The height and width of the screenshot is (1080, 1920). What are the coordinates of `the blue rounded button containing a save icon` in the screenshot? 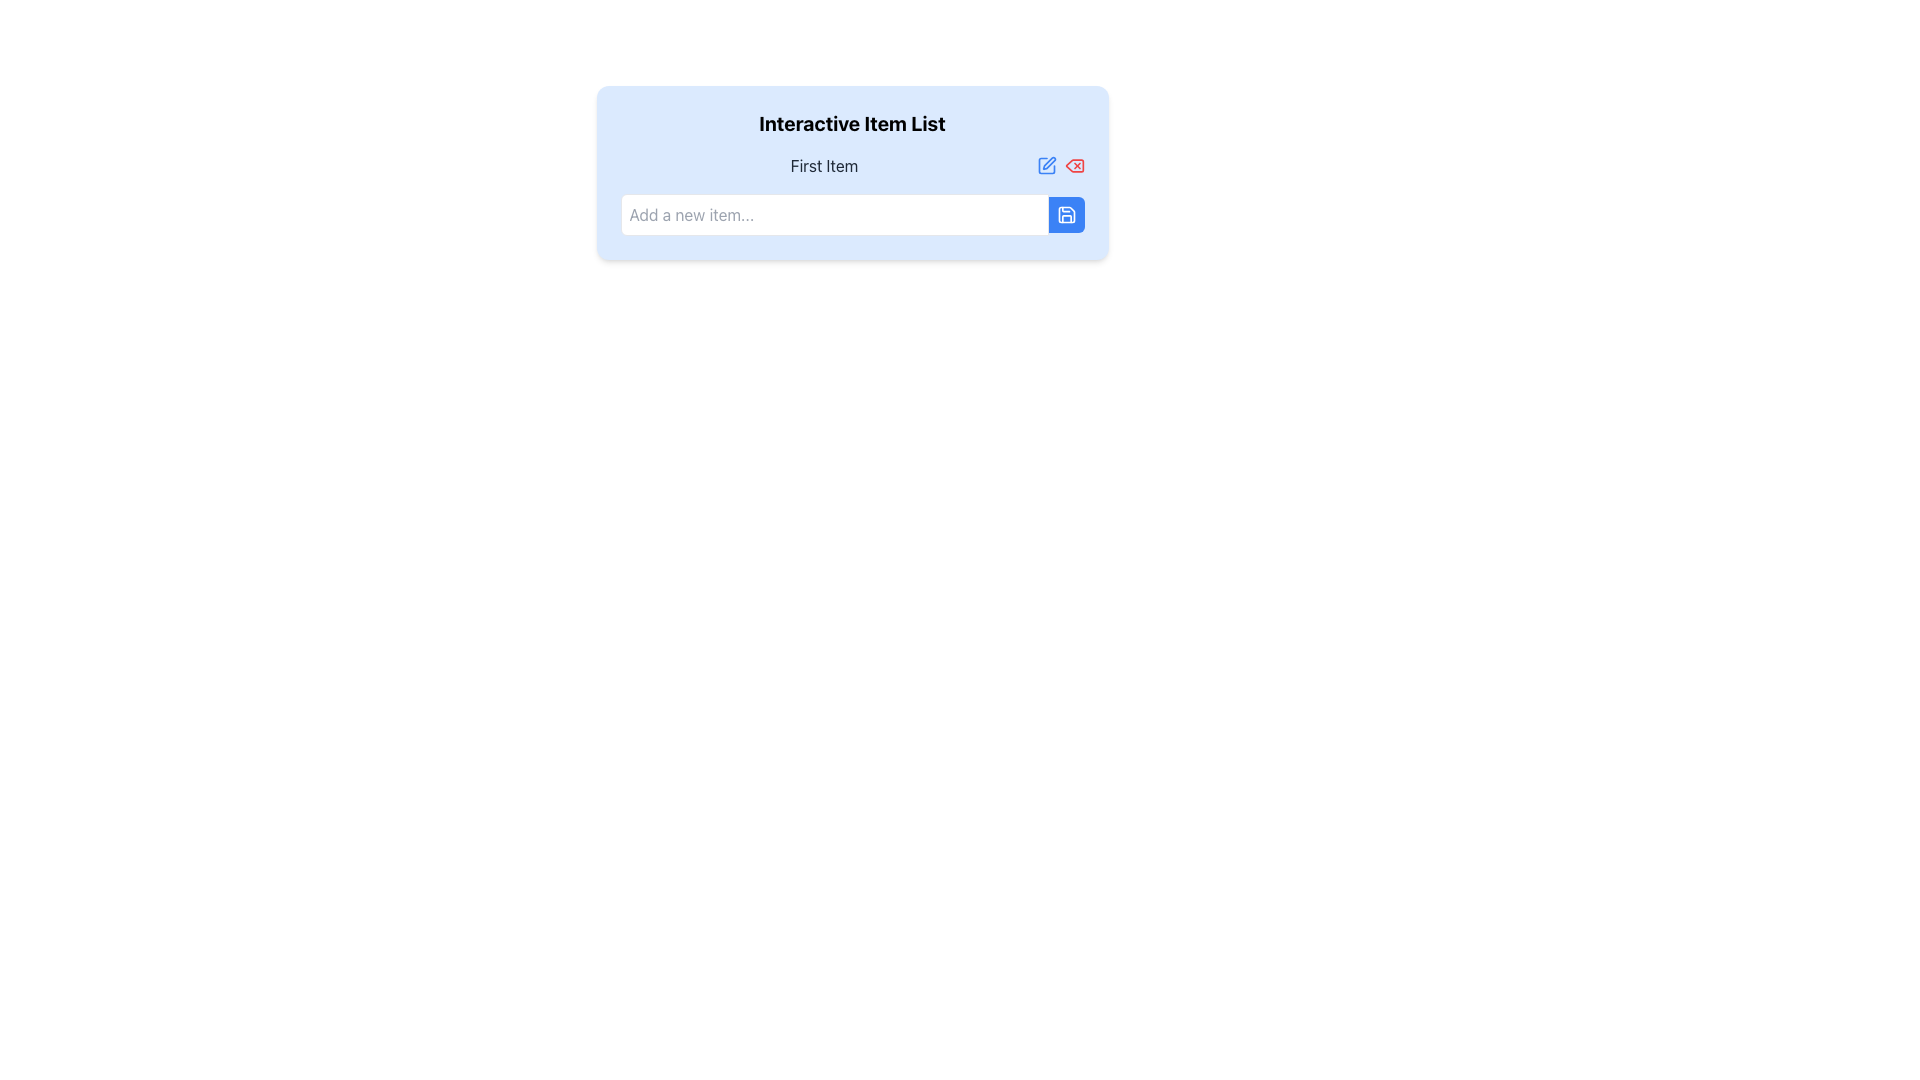 It's located at (1065, 215).